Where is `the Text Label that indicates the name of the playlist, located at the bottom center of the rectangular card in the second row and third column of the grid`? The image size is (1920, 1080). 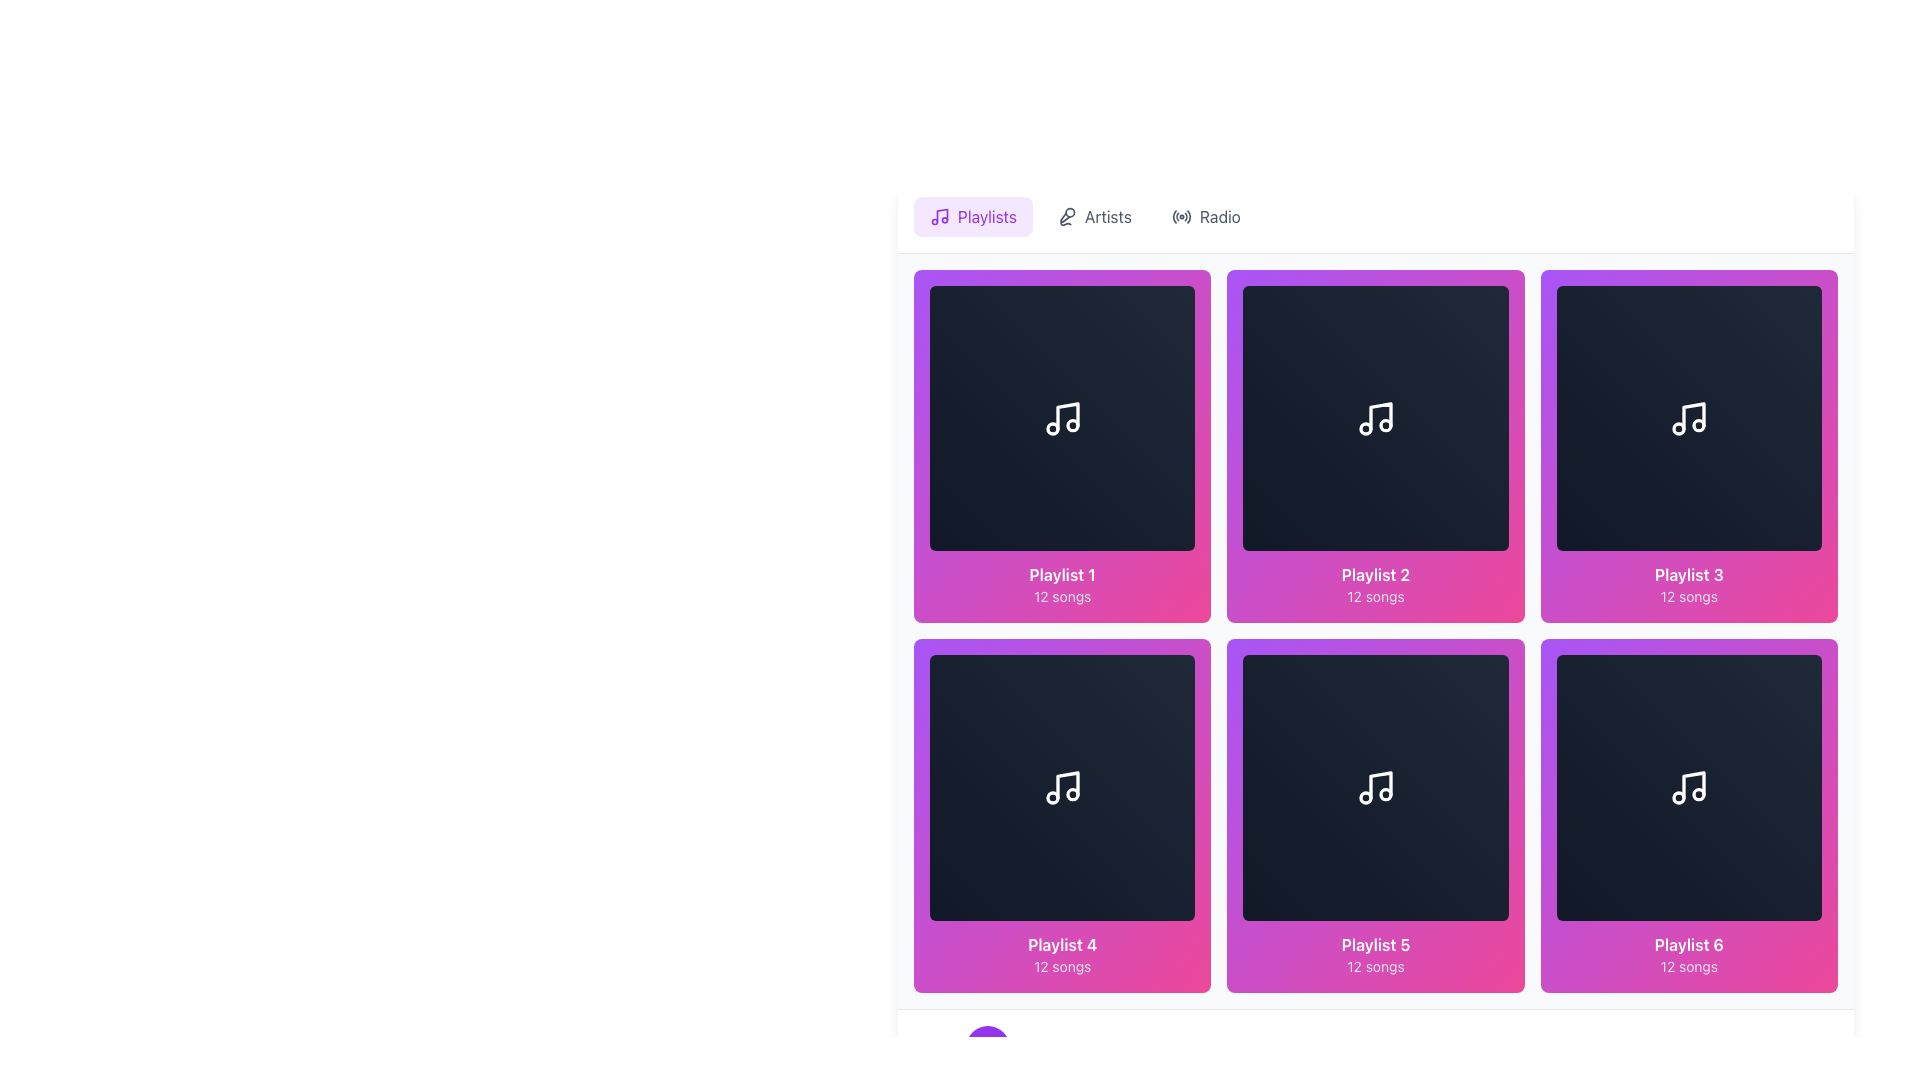
the Text Label that indicates the name of the playlist, located at the bottom center of the rectangular card in the second row and third column of the grid is located at coordinates (1688, 944).